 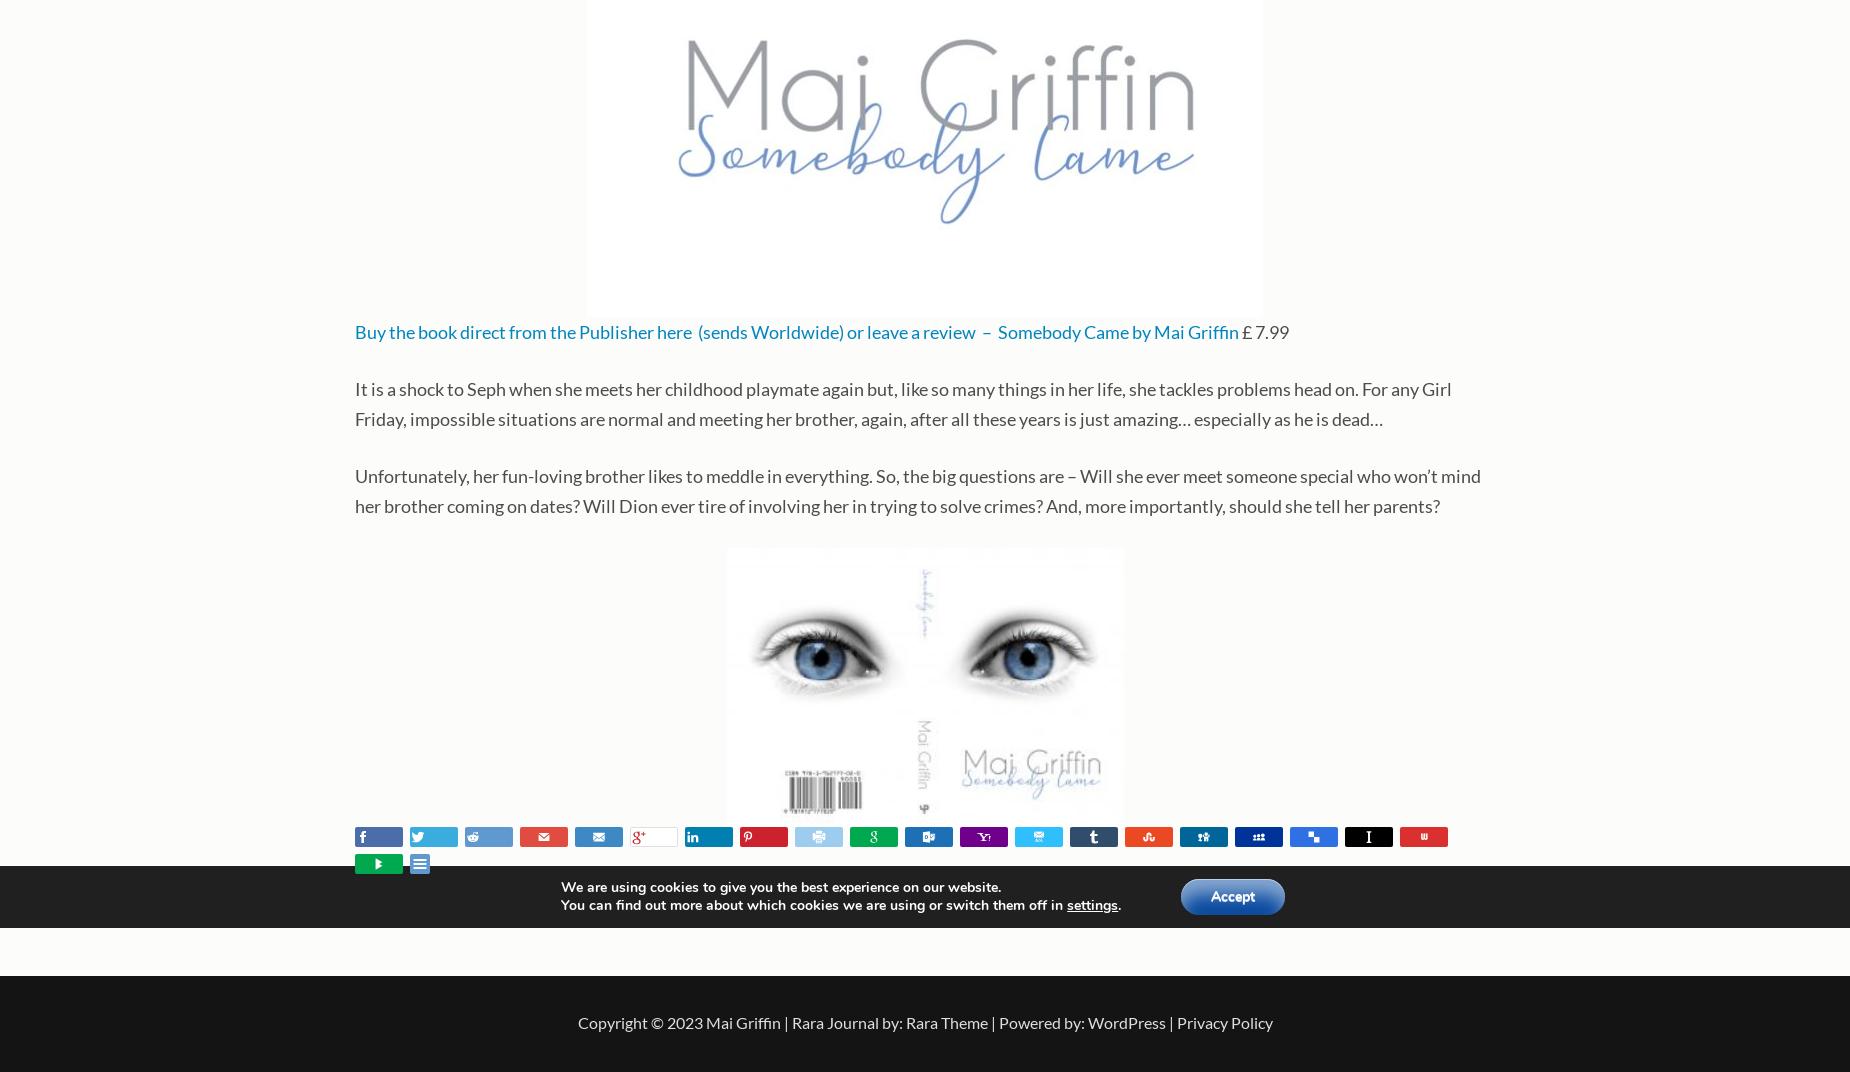 What do you see at coordinates (705, 1022) in the screenshot?
I see `'Mai Griffin'` at bounding box center [705, 1022].